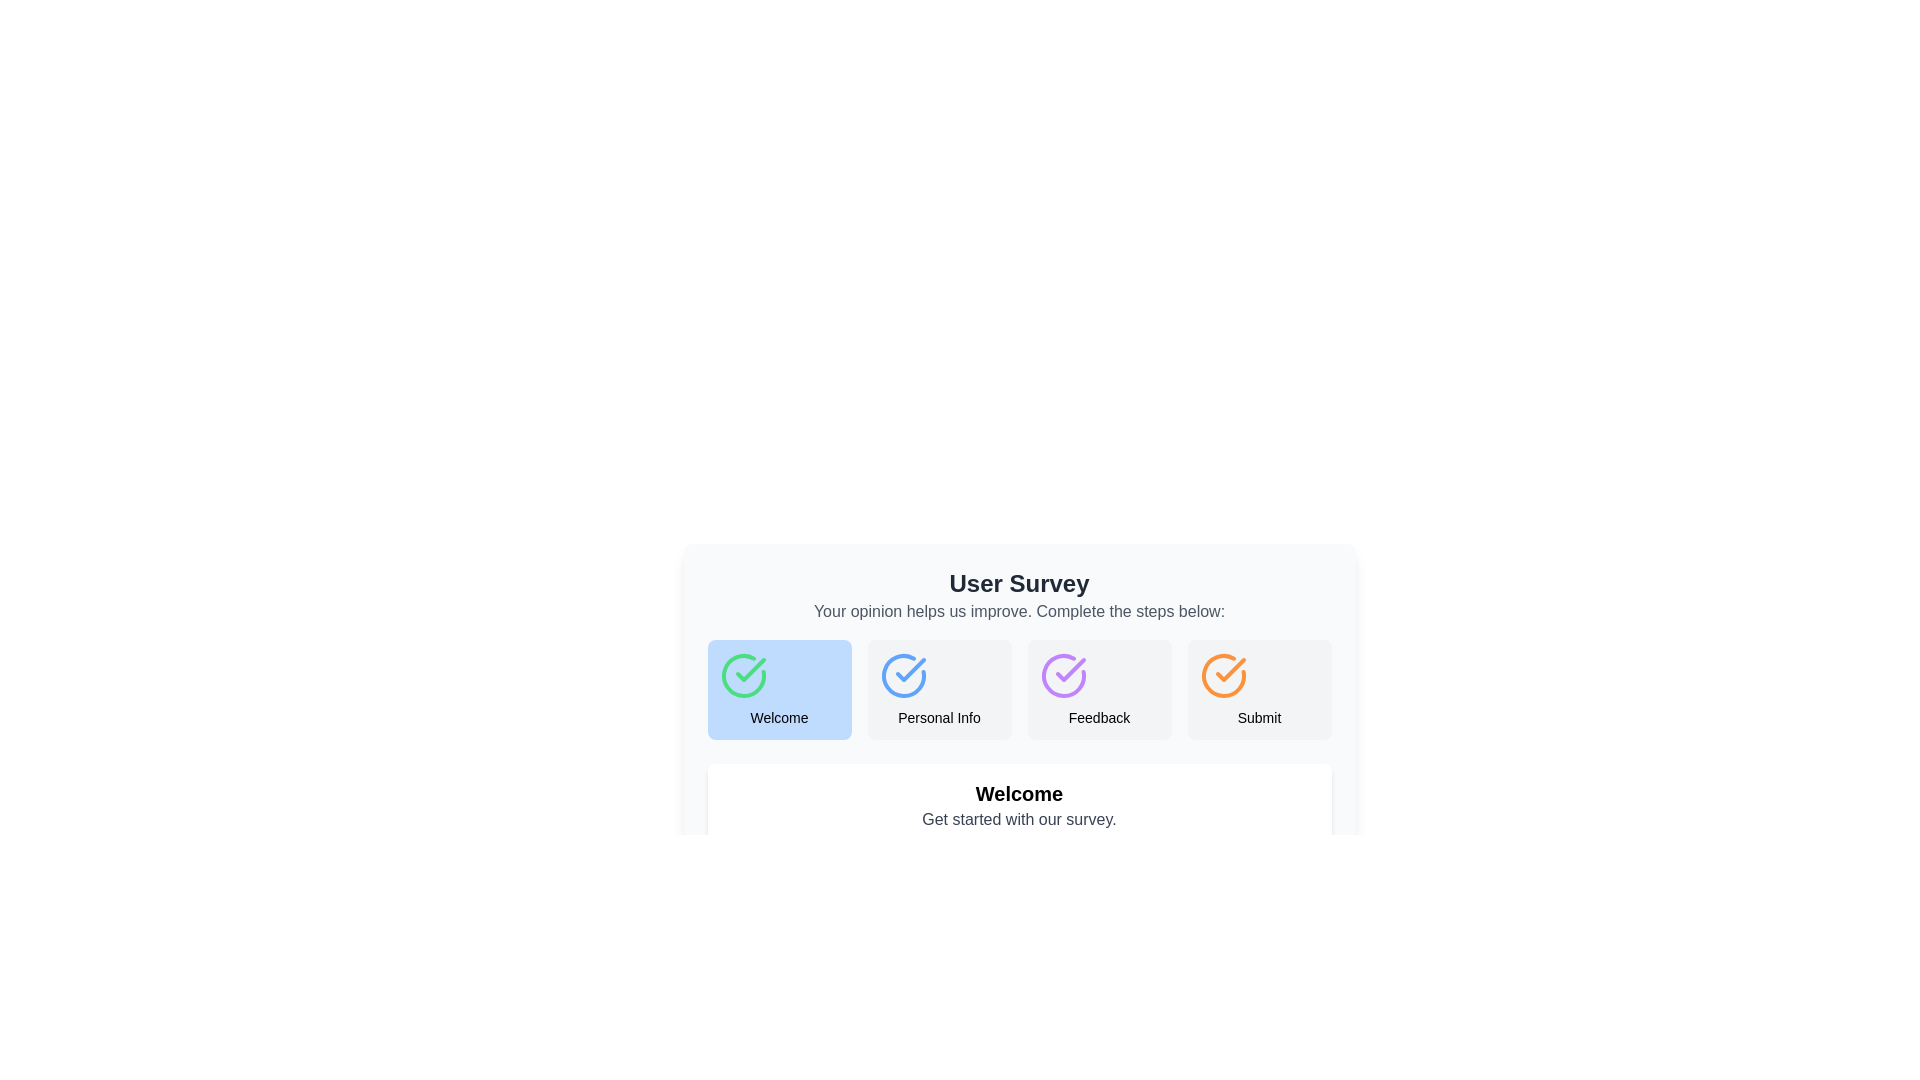 This screenshot has width=1920, height=1080. I want to click on the orange circular check mark icon located in the 'Submit' section of the user survey interface, positioned to the right of the purple 'Feedback' icon, so click(1222, 675).